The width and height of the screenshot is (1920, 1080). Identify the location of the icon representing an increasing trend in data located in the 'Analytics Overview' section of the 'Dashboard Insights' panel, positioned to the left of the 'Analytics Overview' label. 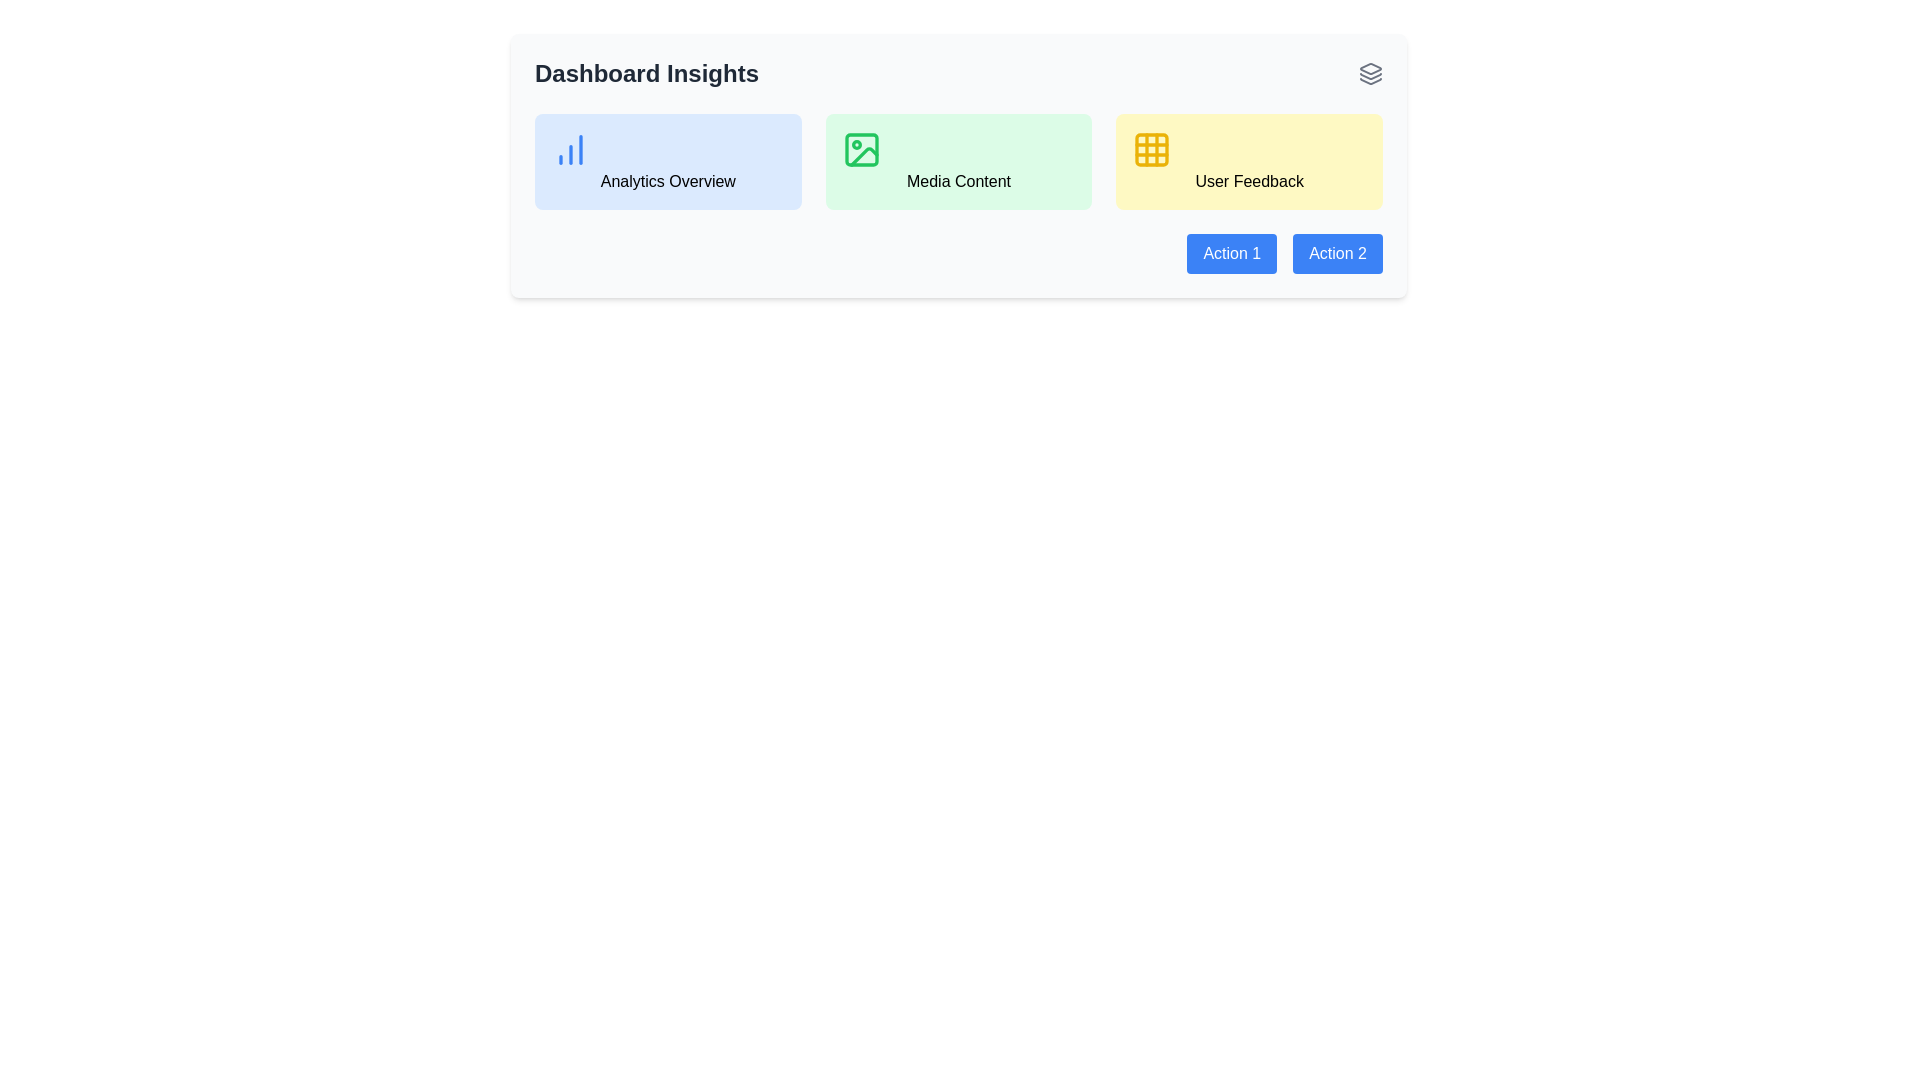
(570, 149).